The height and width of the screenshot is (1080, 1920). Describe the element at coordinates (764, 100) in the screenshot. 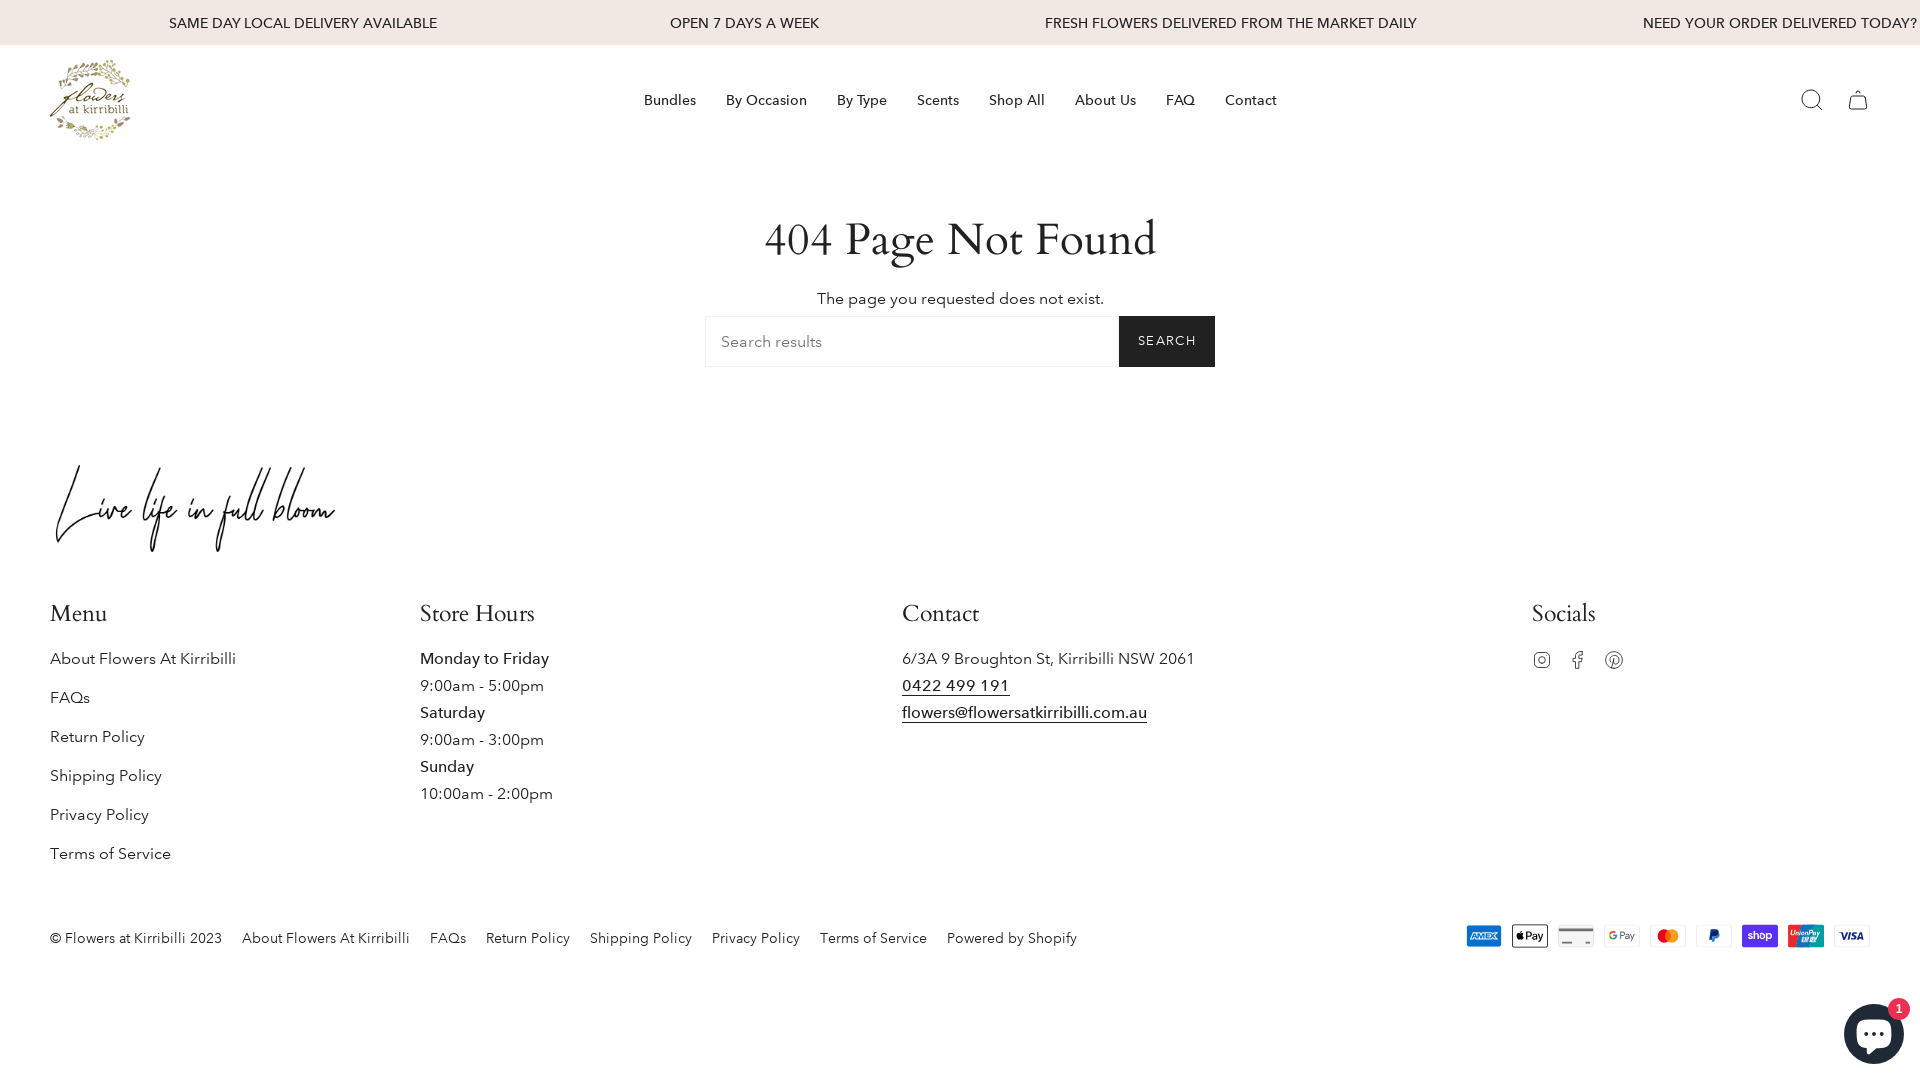

I see `'By Occasion'` at that location.